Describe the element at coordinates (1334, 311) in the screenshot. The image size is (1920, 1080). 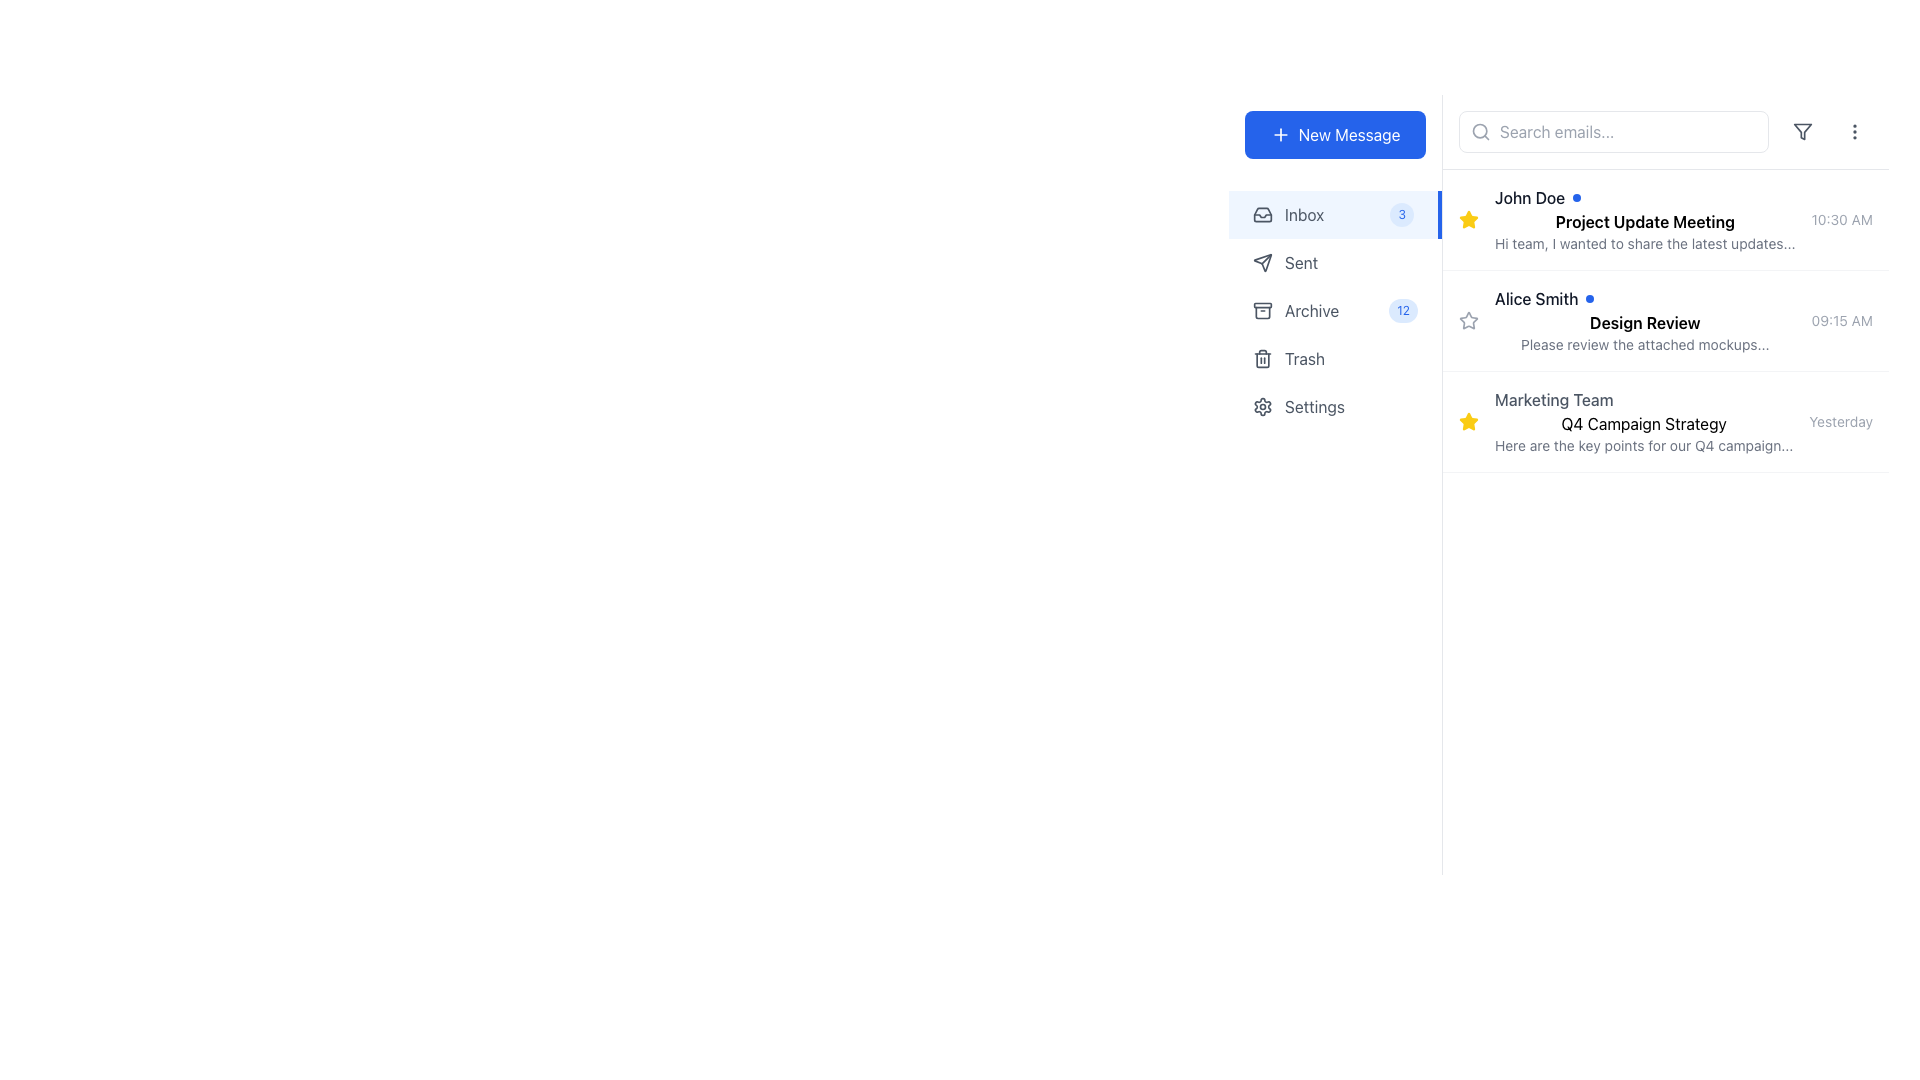
I see `the 'Archive' navigation menu item, which is the third item in the vertical sidebar and has a gray text label with a blue badge showing the number '12'` at that location.